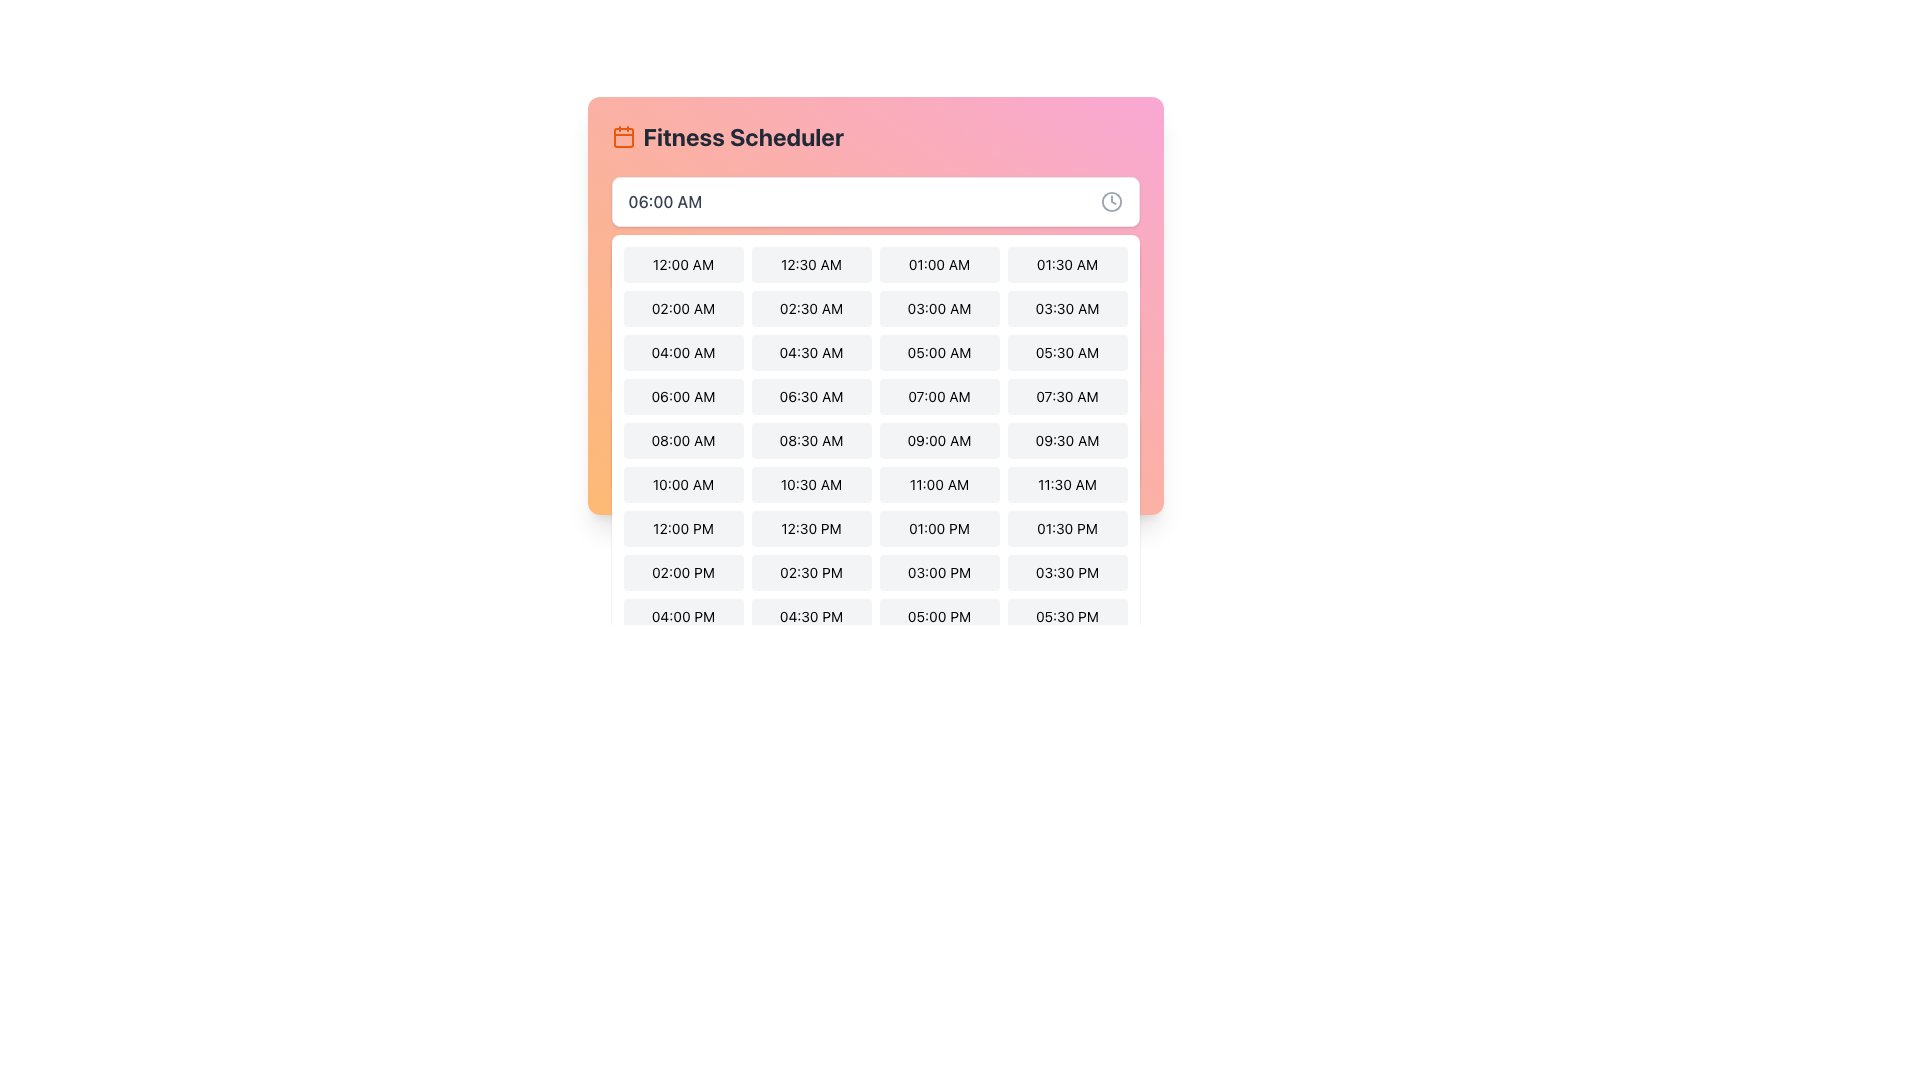  Describe the element at coordinates (811, 616) in the screenshot. I see `the selectable time slot button representing '04:30 PM' in the seventh row, second column of the scheduling interface` at that location.